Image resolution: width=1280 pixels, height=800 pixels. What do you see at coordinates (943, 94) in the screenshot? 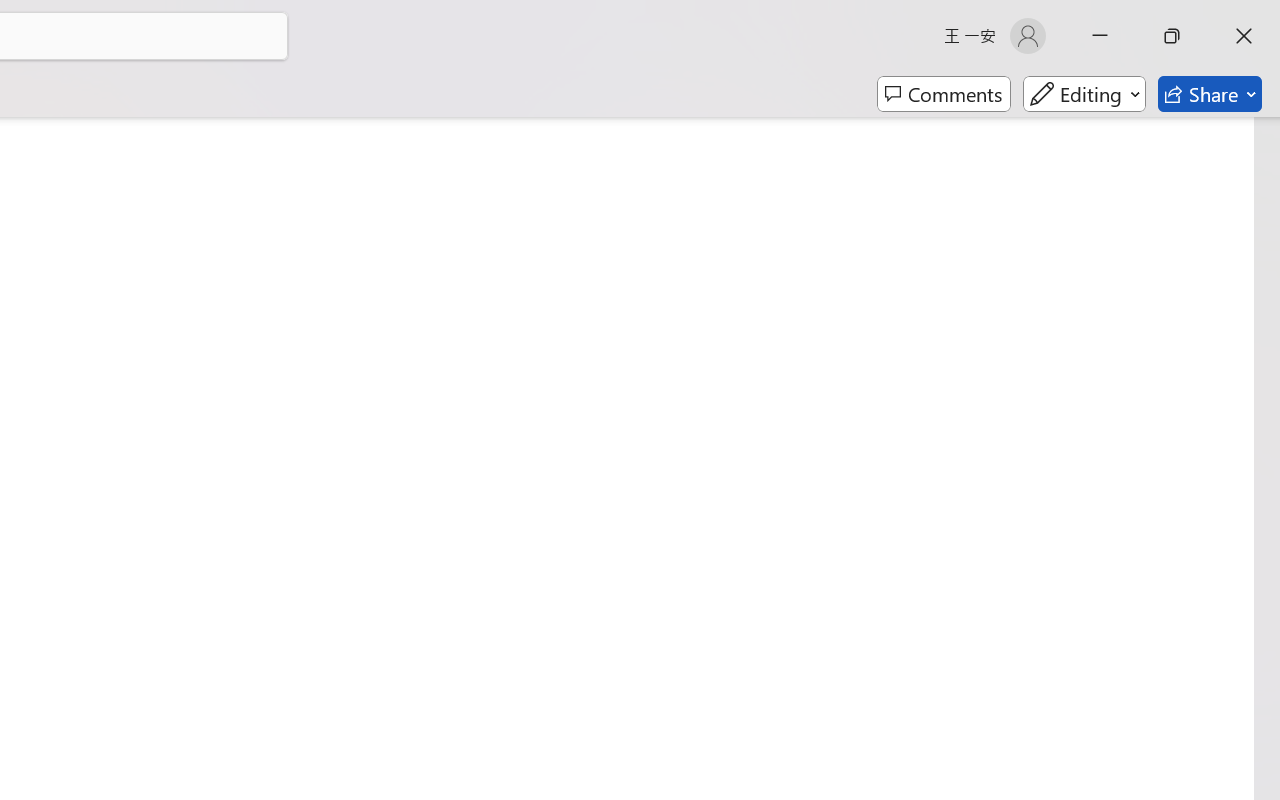
I see `'Comments'` at bounding box center [943, 94].